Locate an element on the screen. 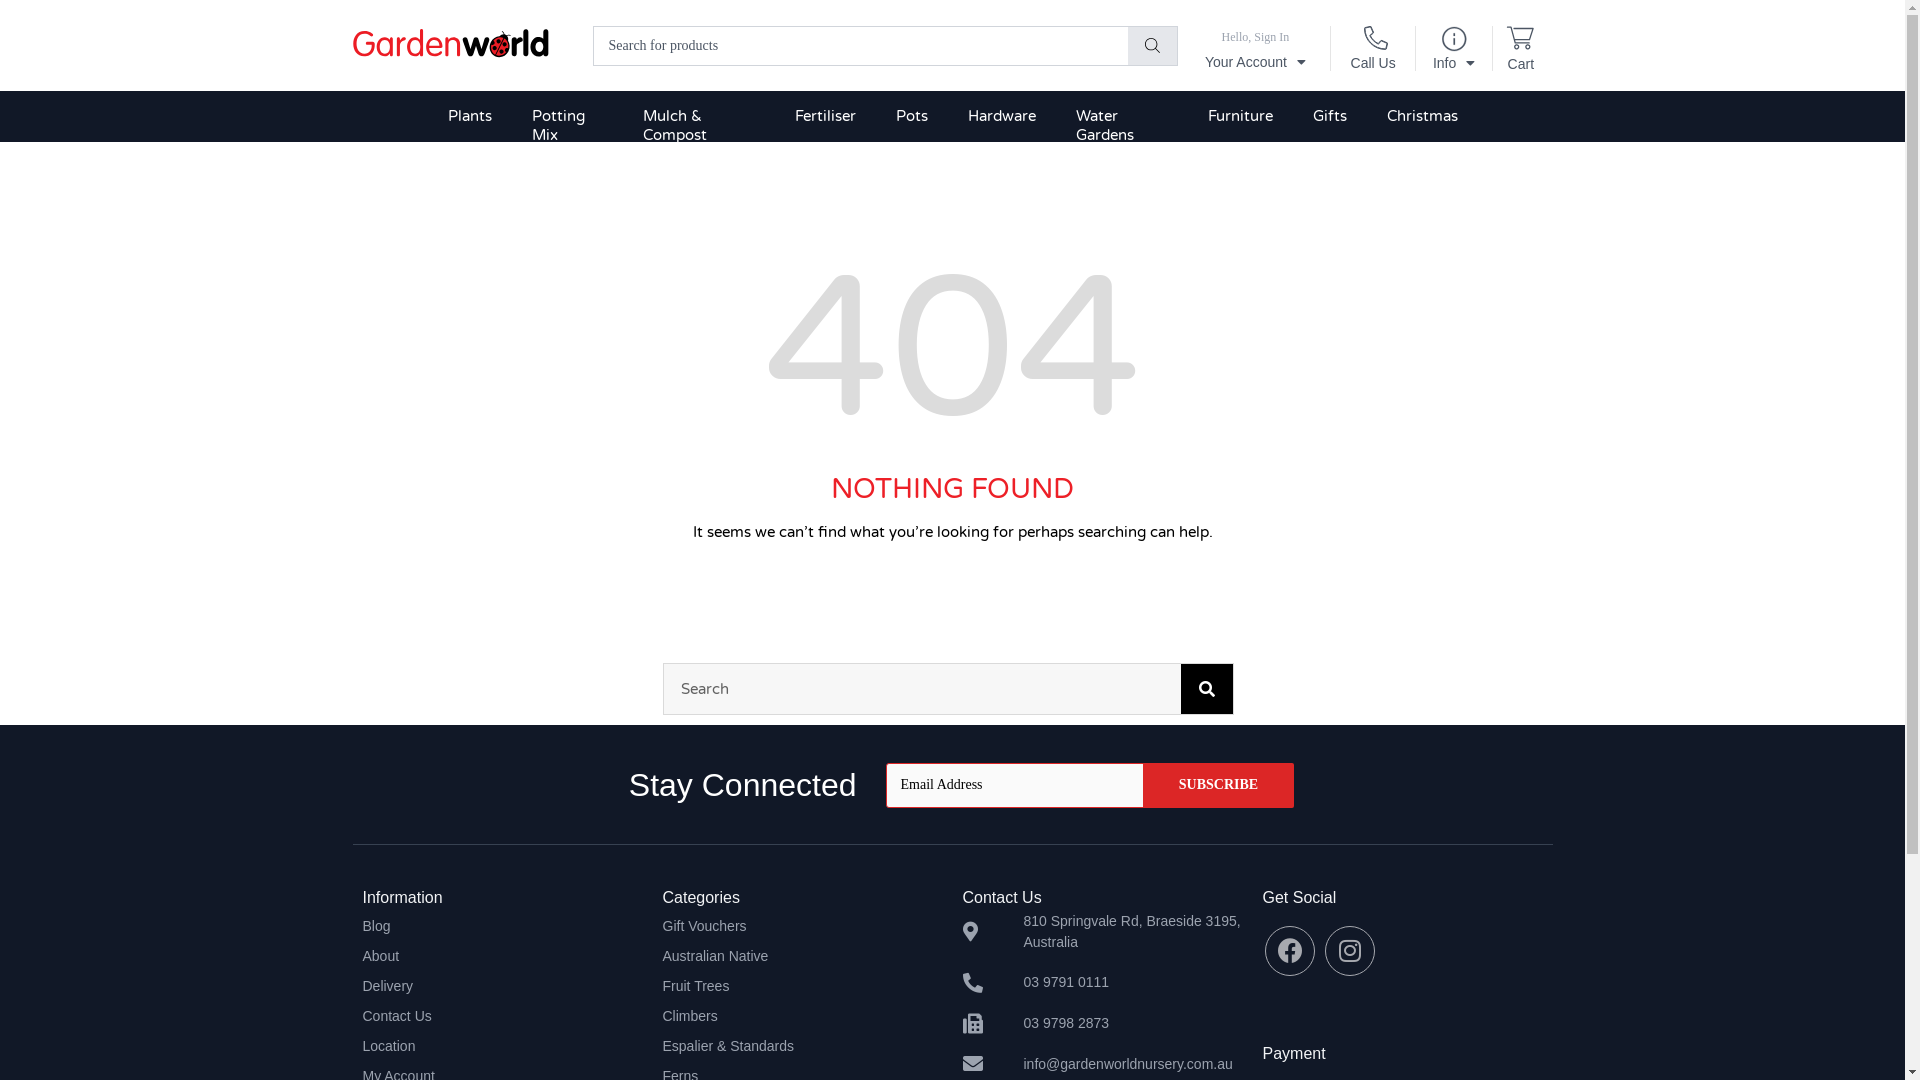 This screenshot has height=1080, width=1920. 'Gifts' is located at coordinates (1329, 116).